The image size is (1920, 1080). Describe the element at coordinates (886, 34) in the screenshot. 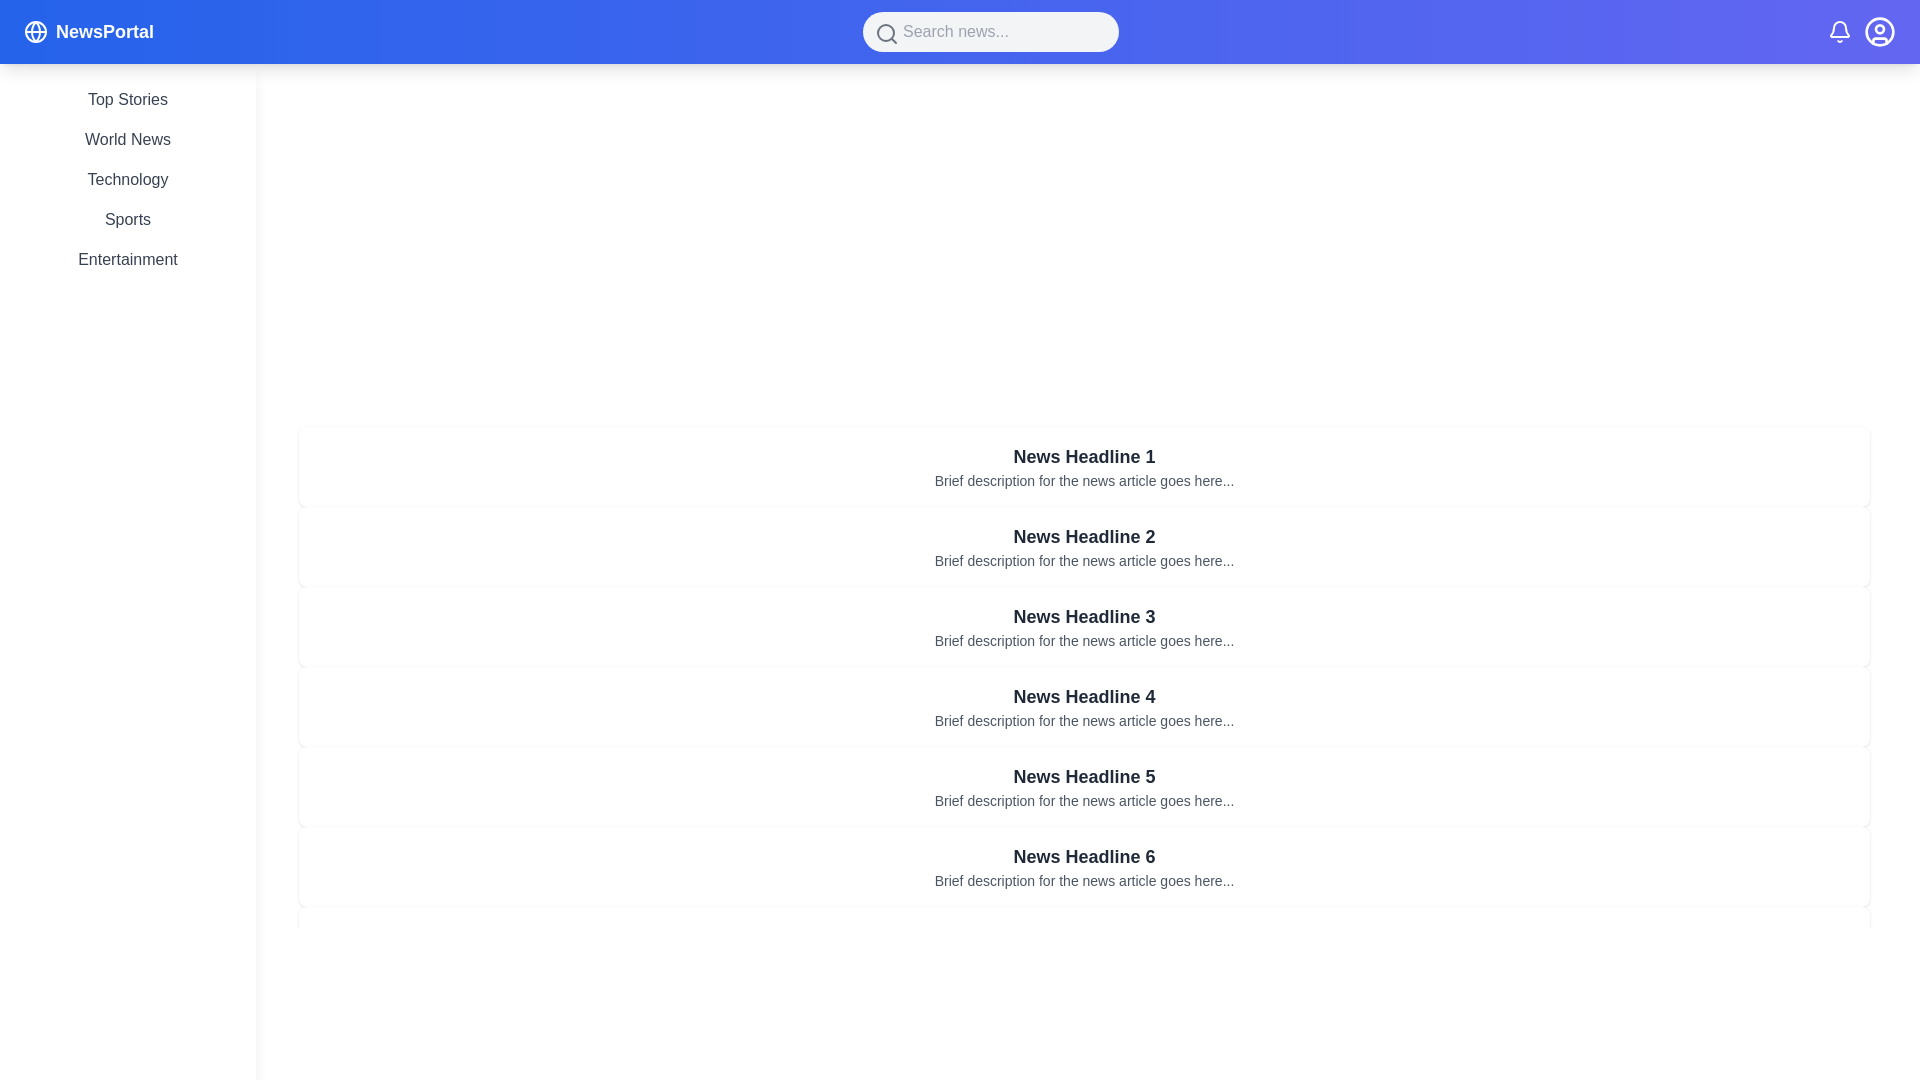

I see `the search icon located on the left side of the search bar at the upper central region of the interface` at that location.